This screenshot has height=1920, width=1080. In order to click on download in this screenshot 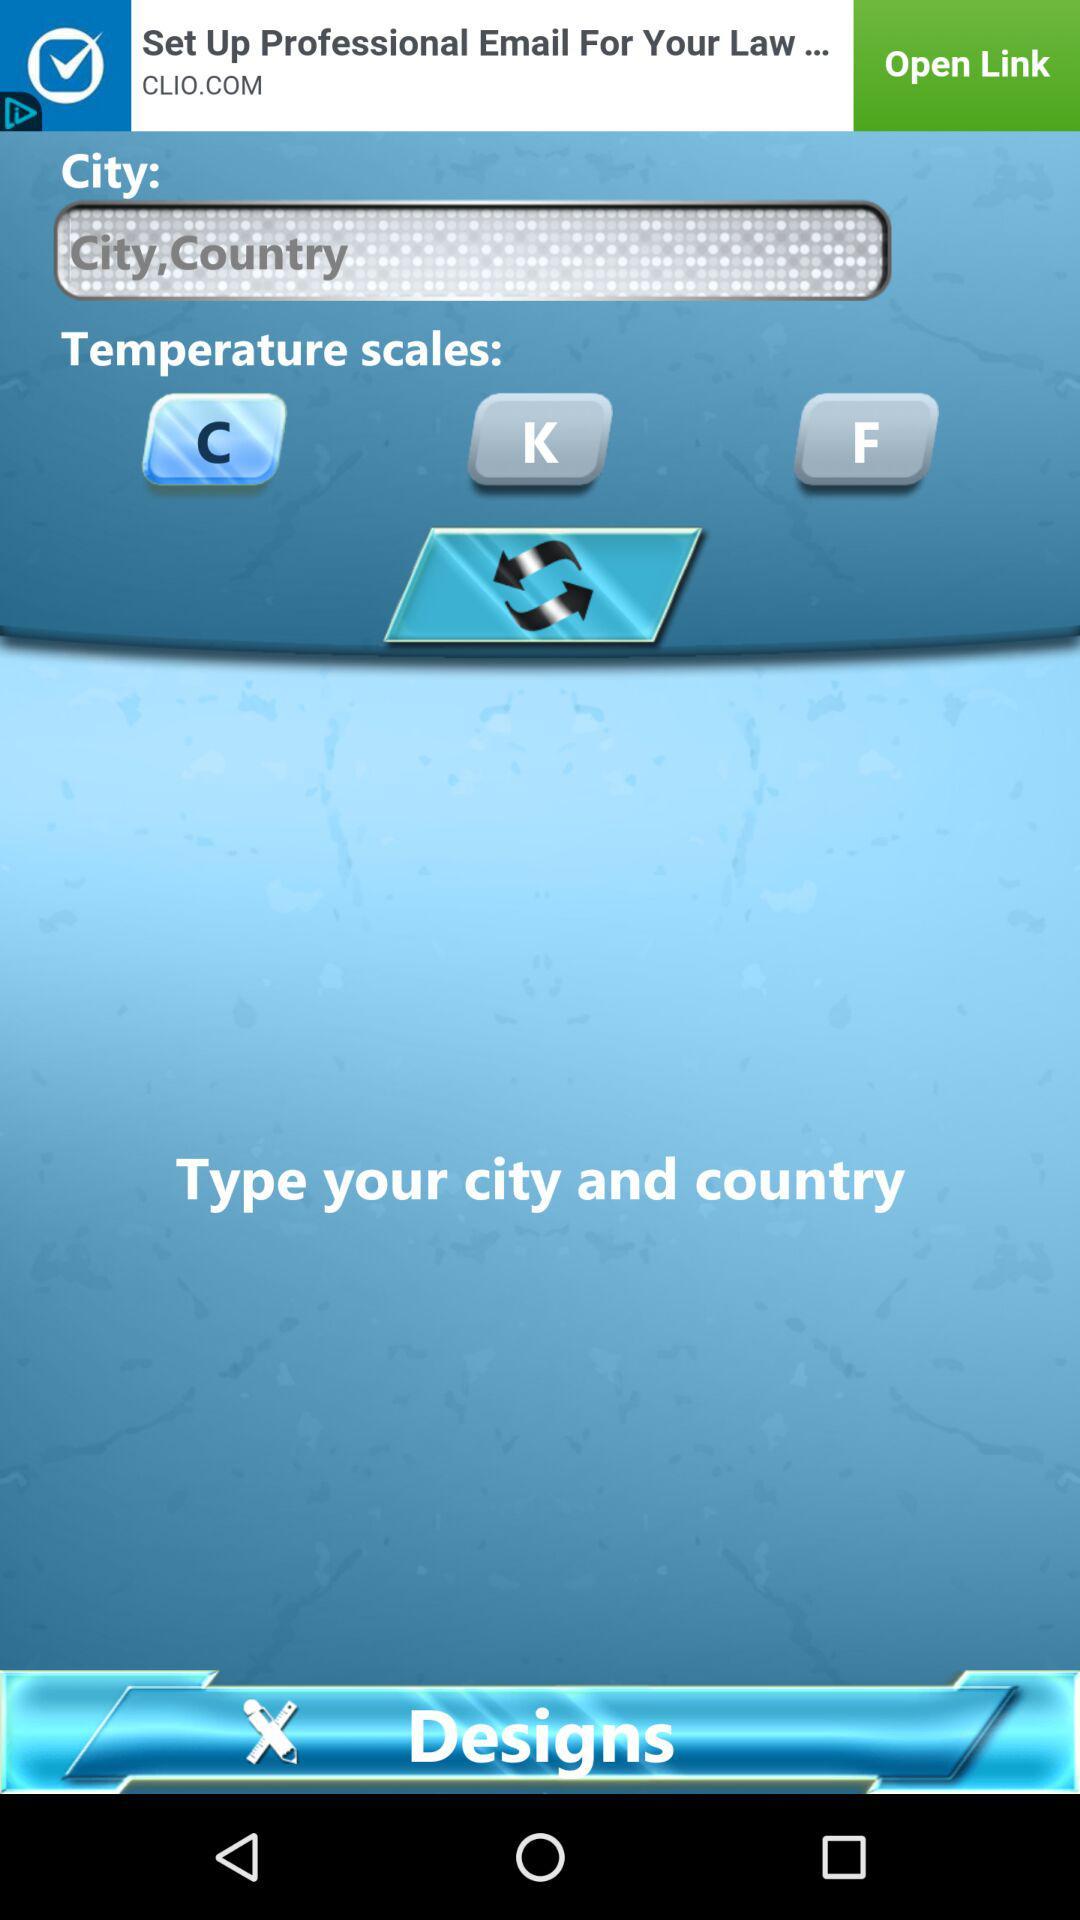, I will do `click(540, 583)`.